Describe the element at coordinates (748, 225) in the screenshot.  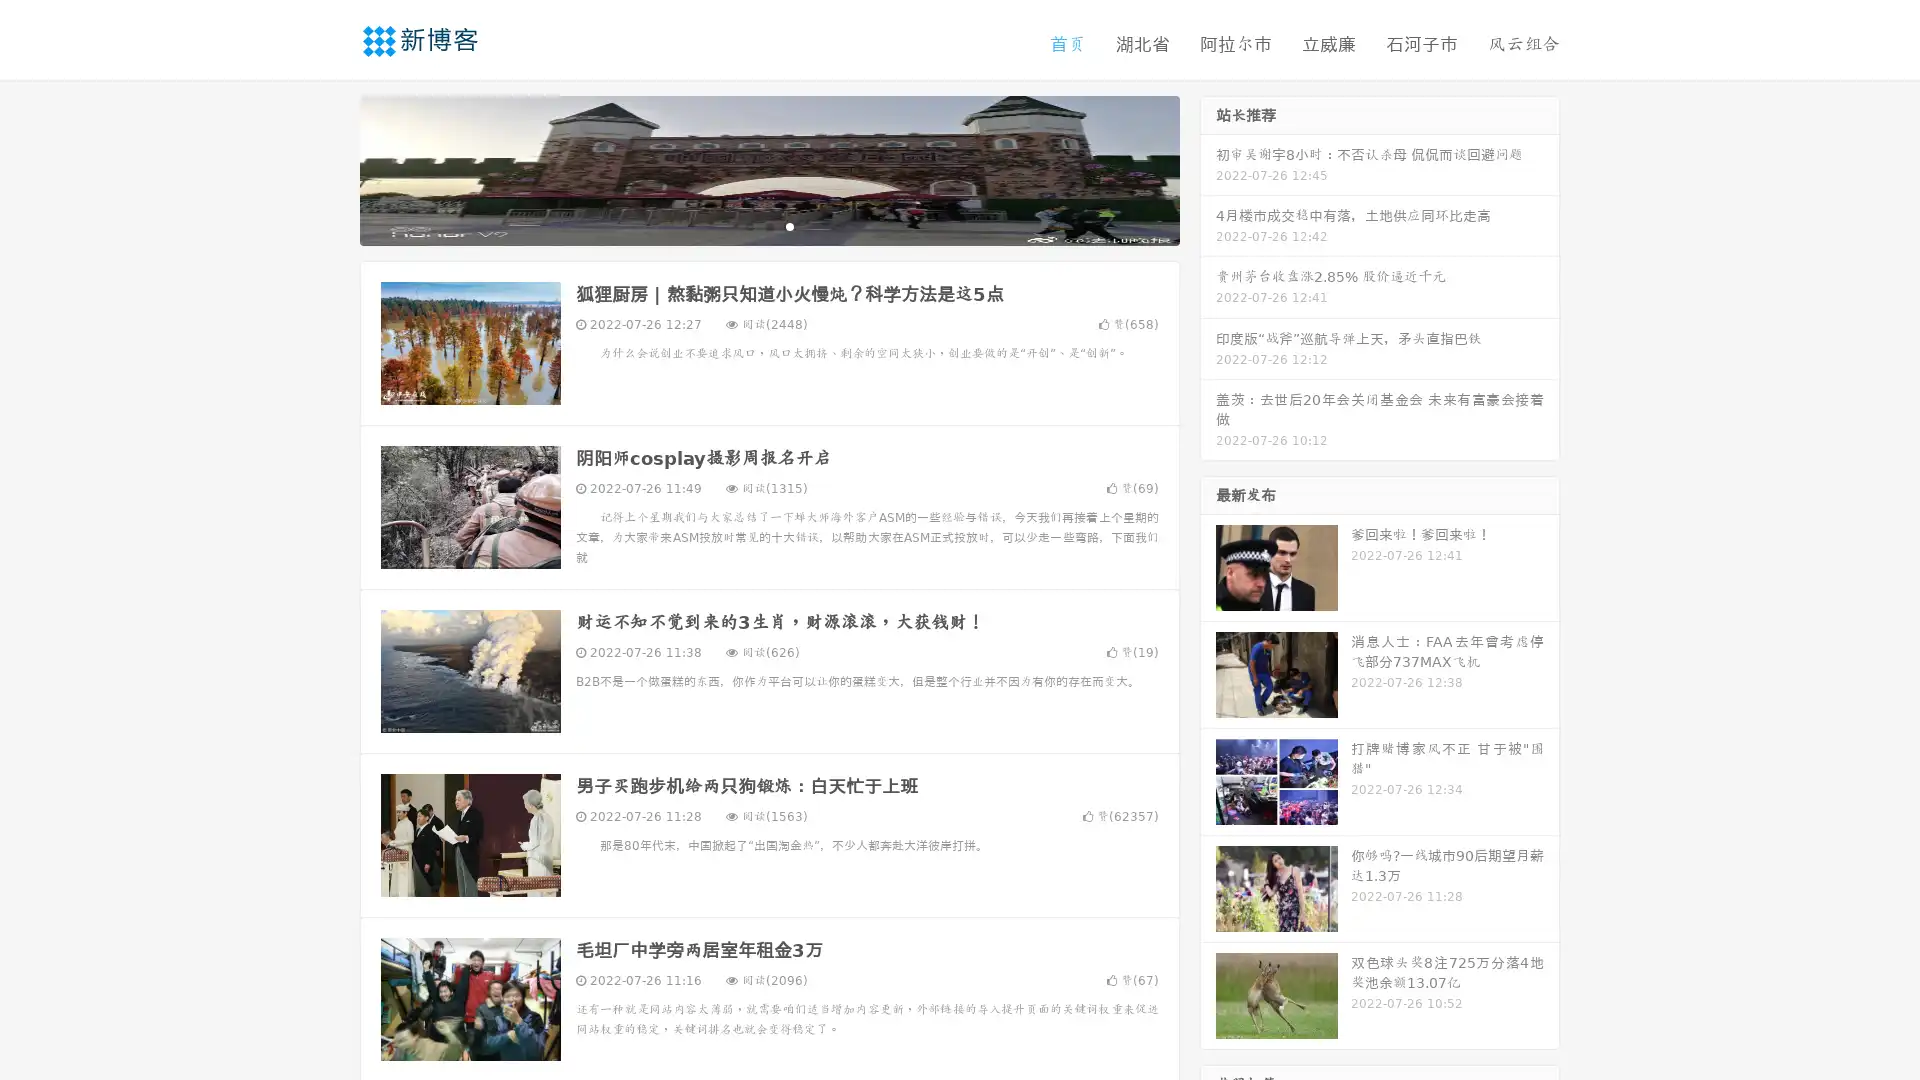
I see `Go to slide 1` at that location.